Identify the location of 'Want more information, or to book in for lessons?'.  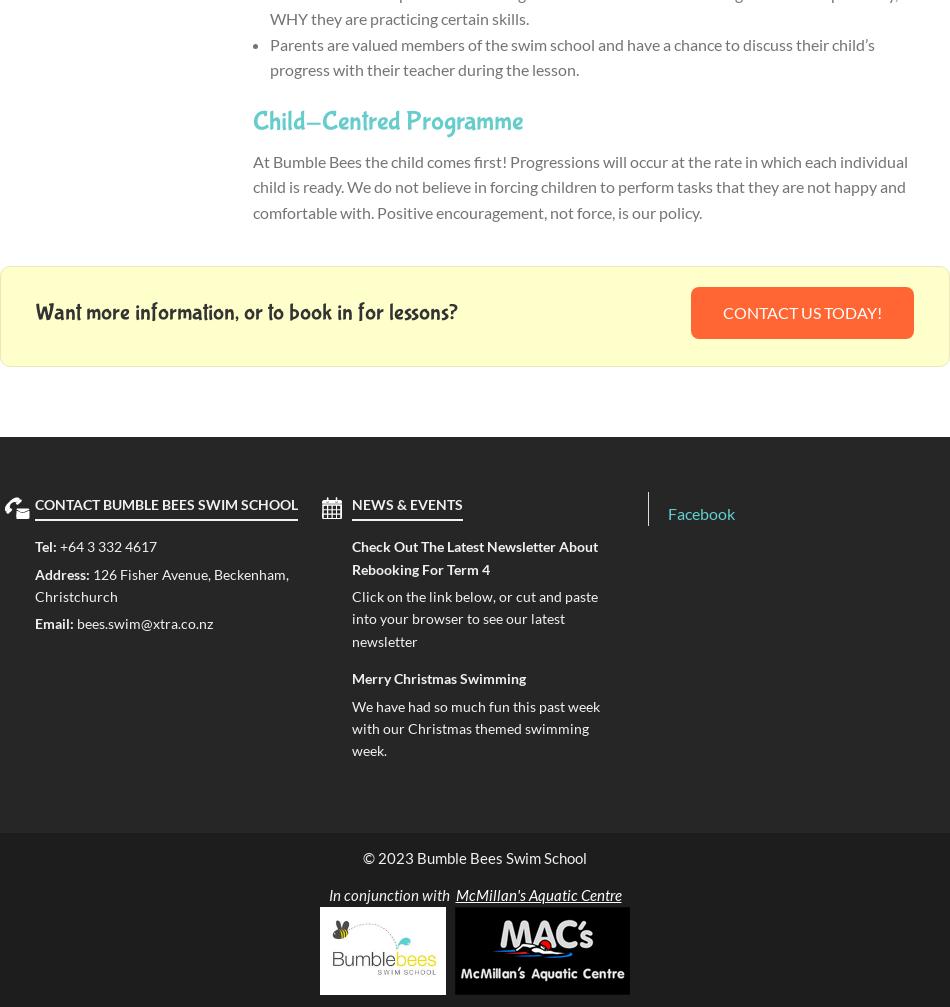
(36, 311).